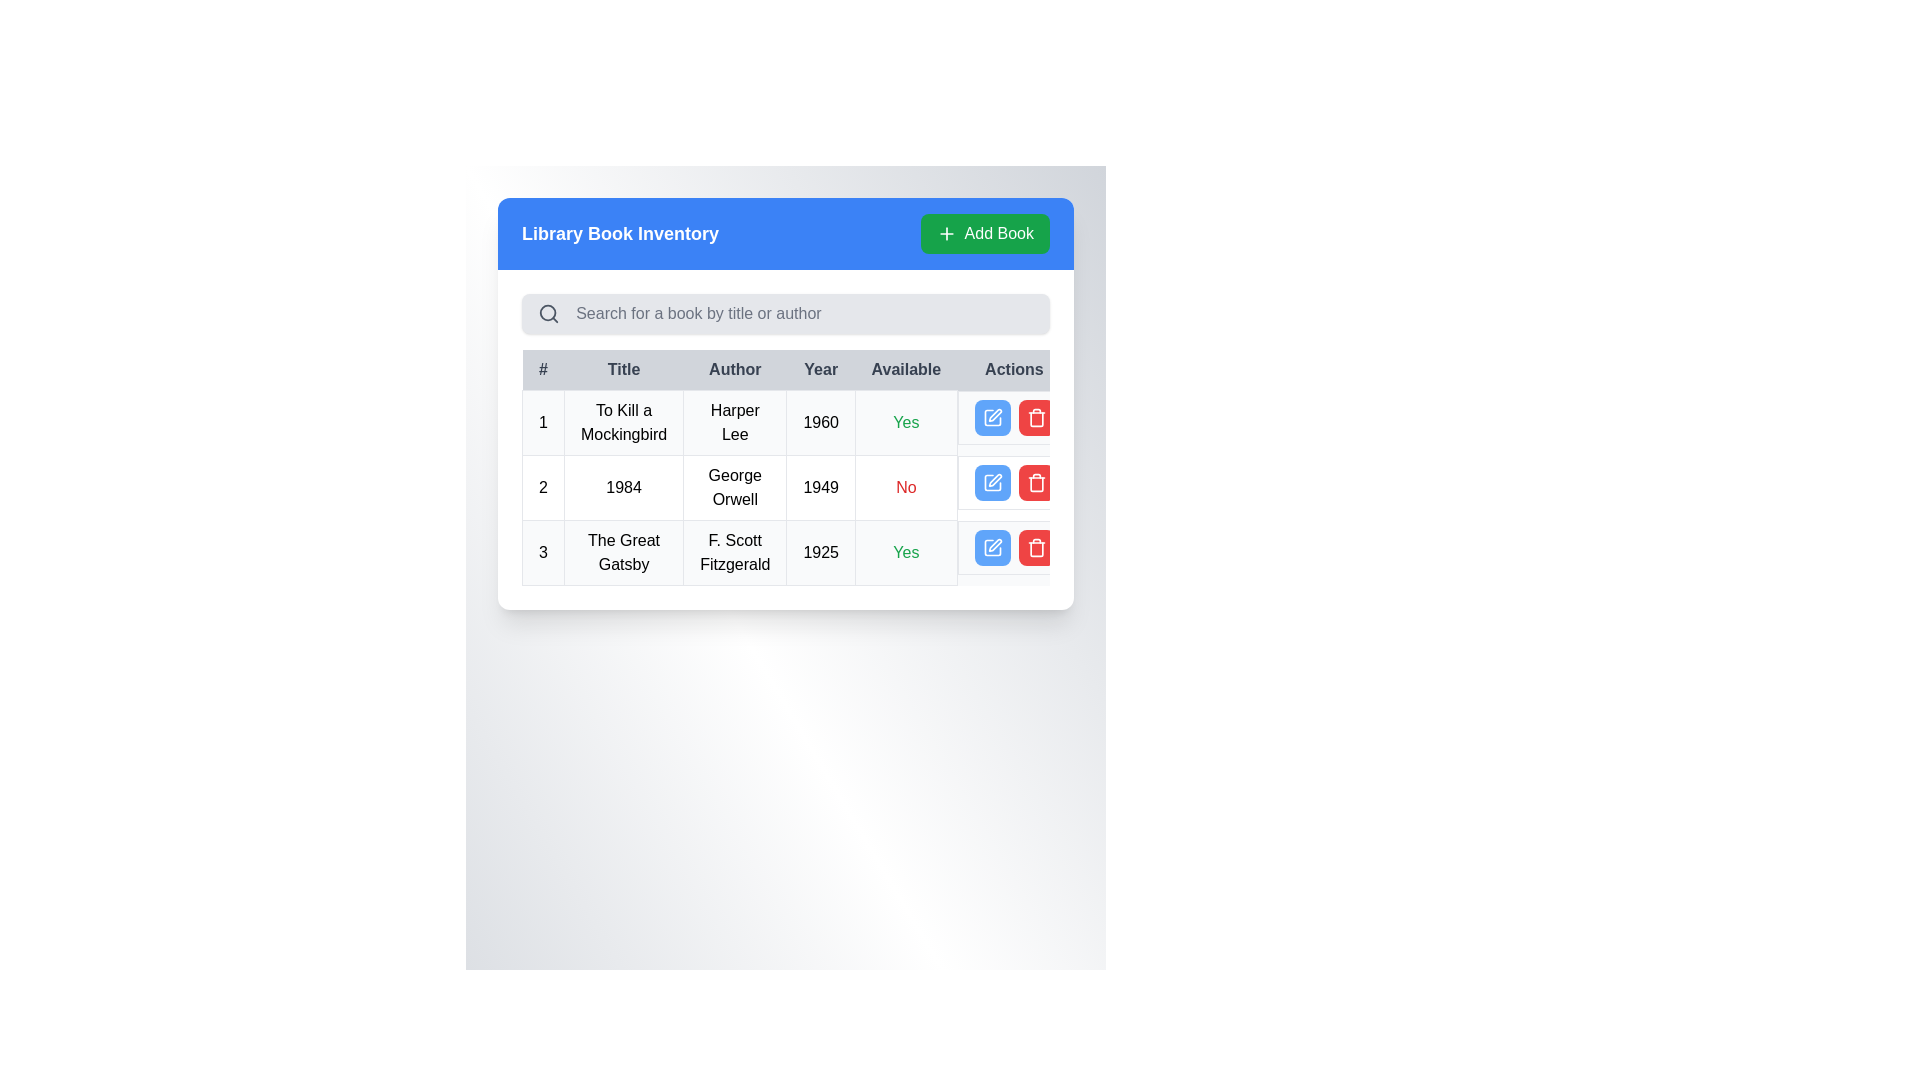 Image resolution: width=1920 pixels, height=1080 pixels. Describe the element at coordinates (992, 416) in the screenshot. I see `the button in the 'Actions' column of the first row, which has a blue background, white text, and a pen icon` at that location.